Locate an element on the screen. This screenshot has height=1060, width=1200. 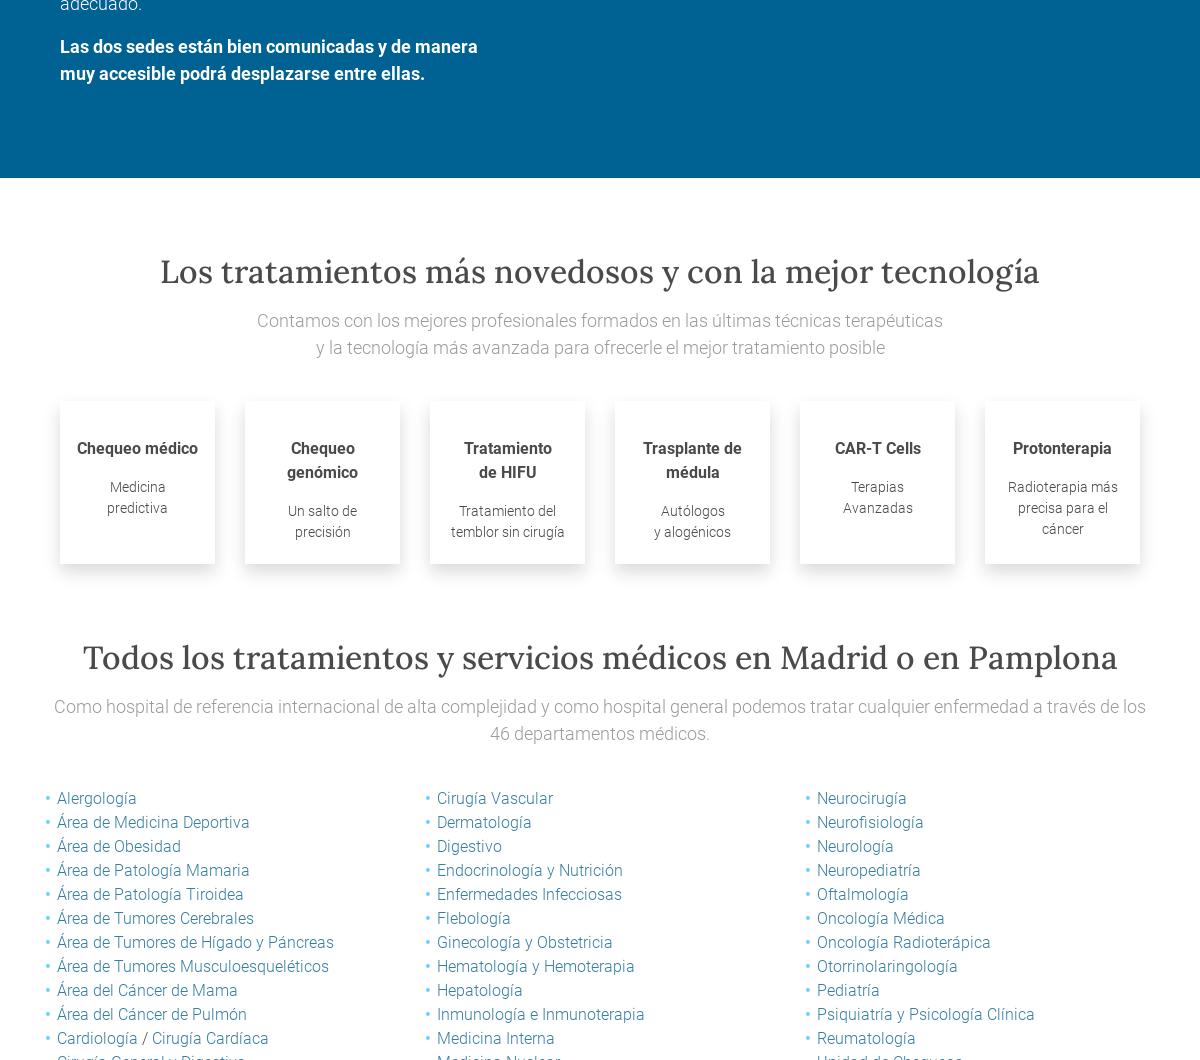
'Cirugía Vascular' is located at coordinates (494, 798).